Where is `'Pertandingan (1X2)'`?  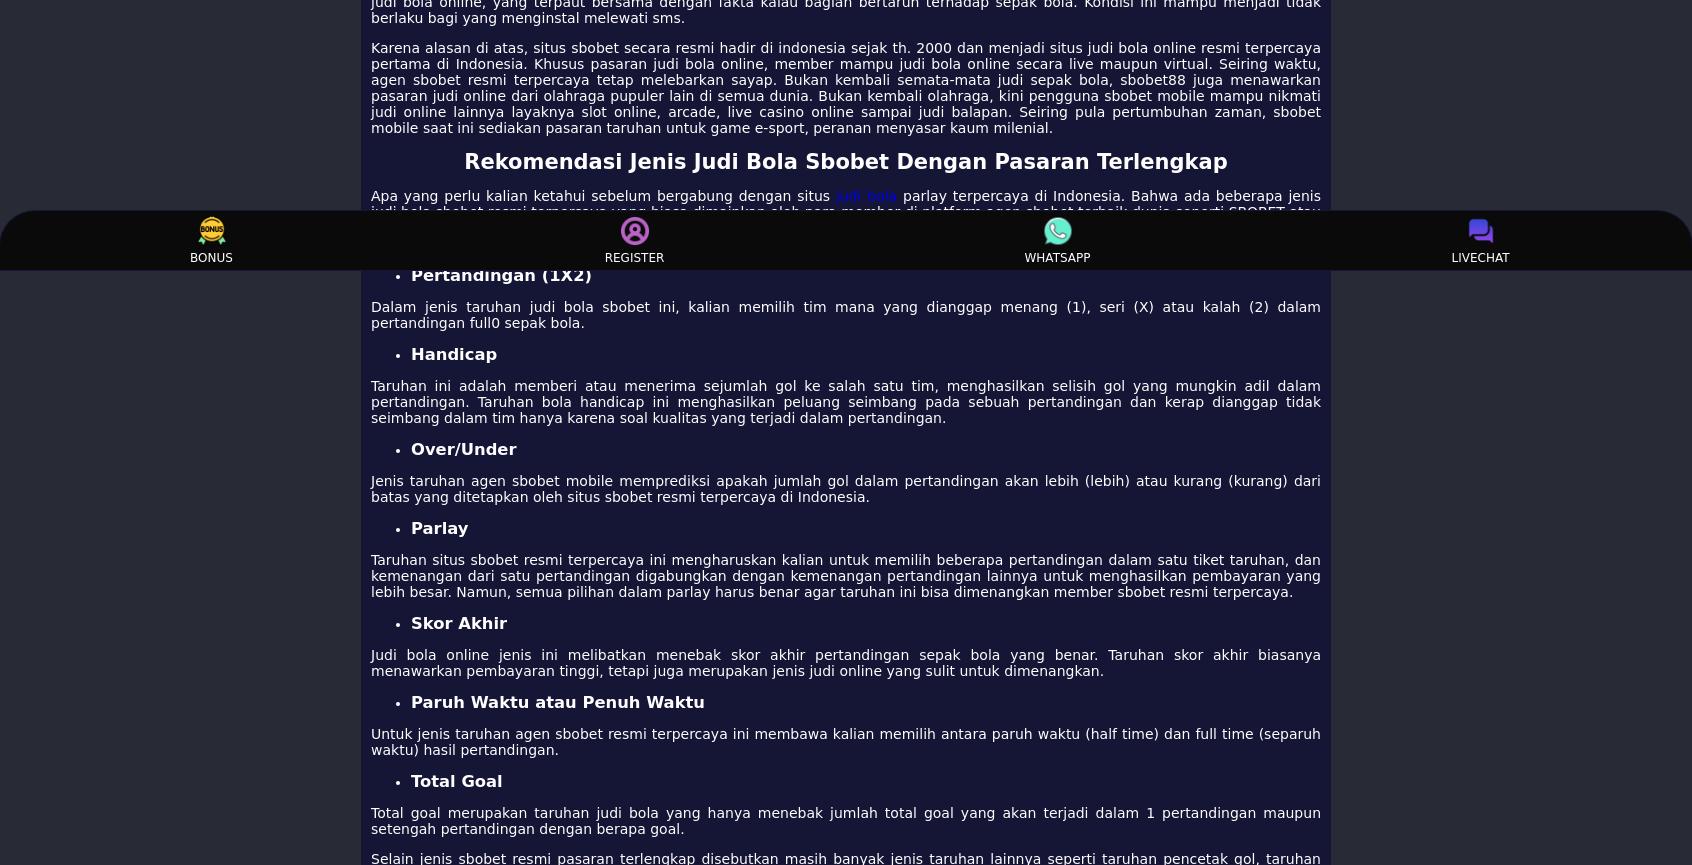 'Pertandingan (1X2)' is located at coordinates (501, 274).